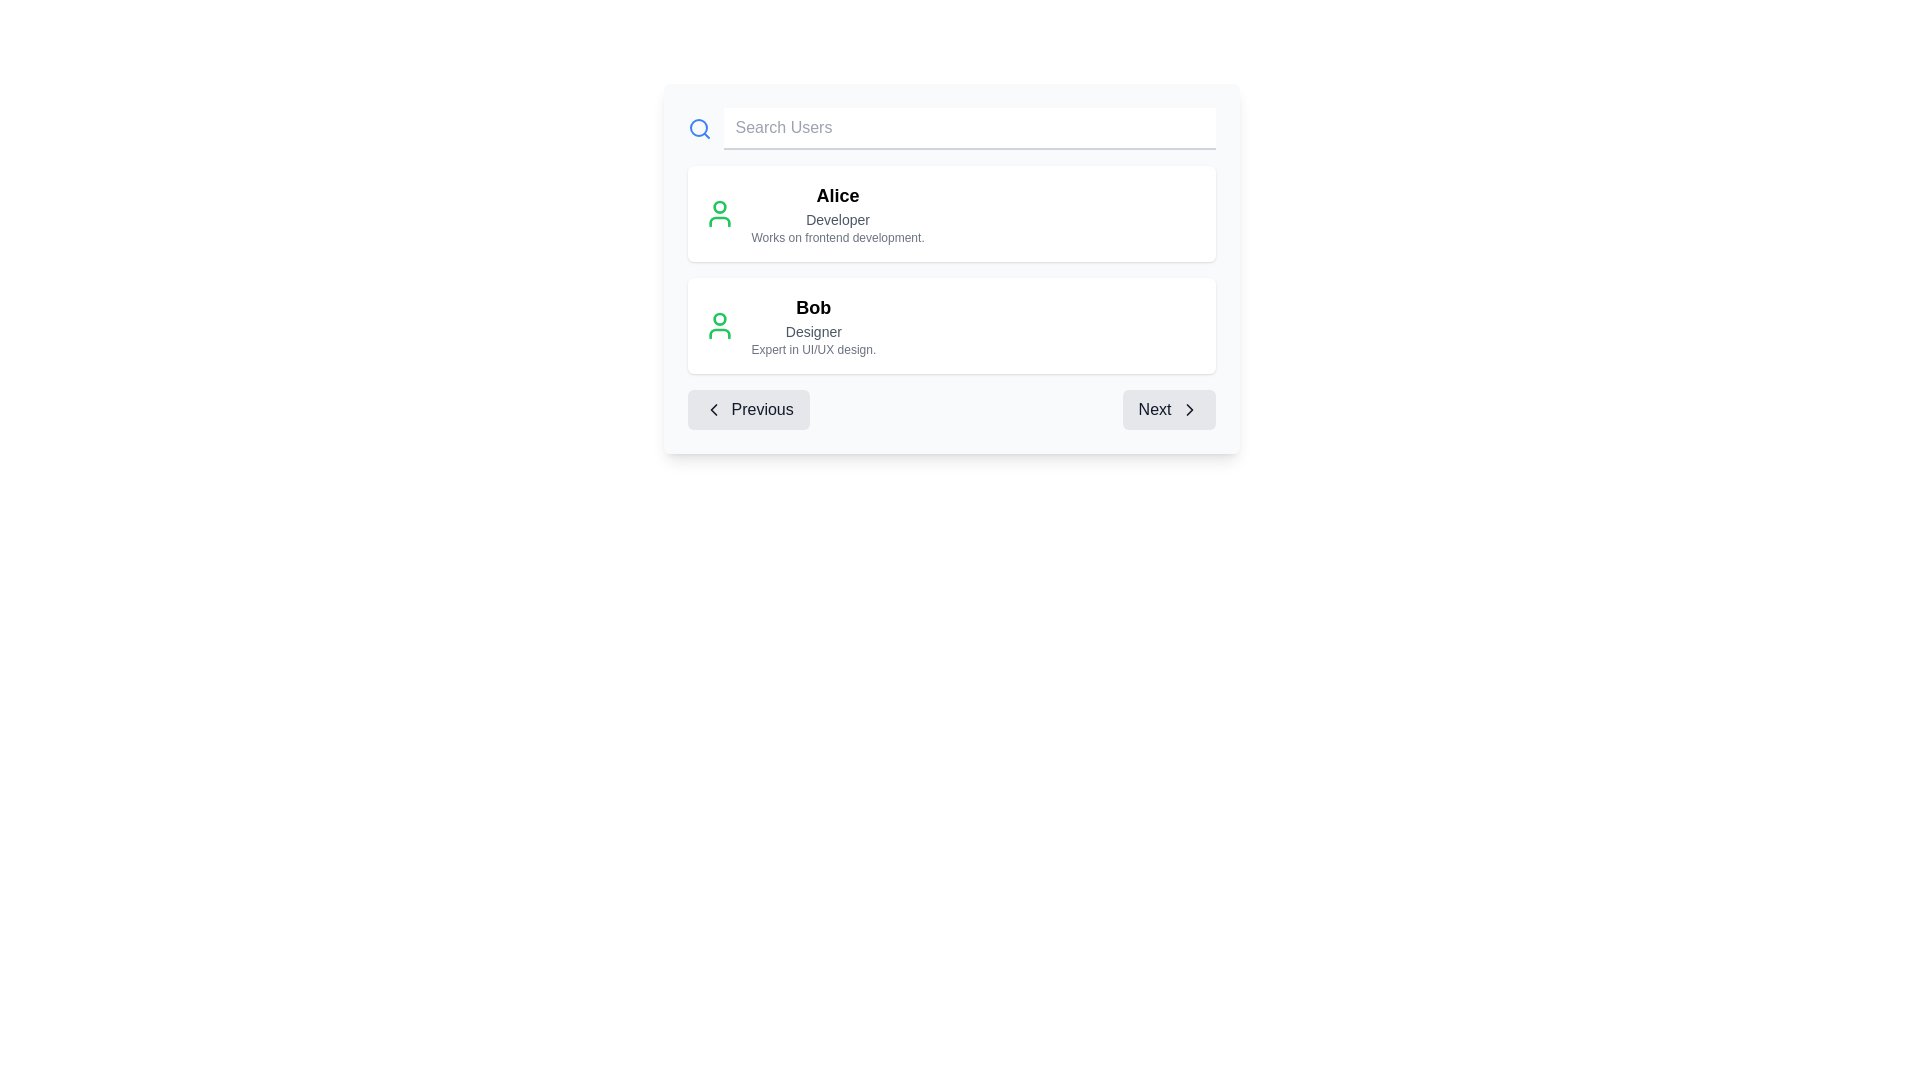  What do you see at coordinates (719, 325) in the screenshot?
I see `the user icon representing 'Bob', which is located to the left of the list entry containing his name, role, and description` at bounding box center [719, 325].